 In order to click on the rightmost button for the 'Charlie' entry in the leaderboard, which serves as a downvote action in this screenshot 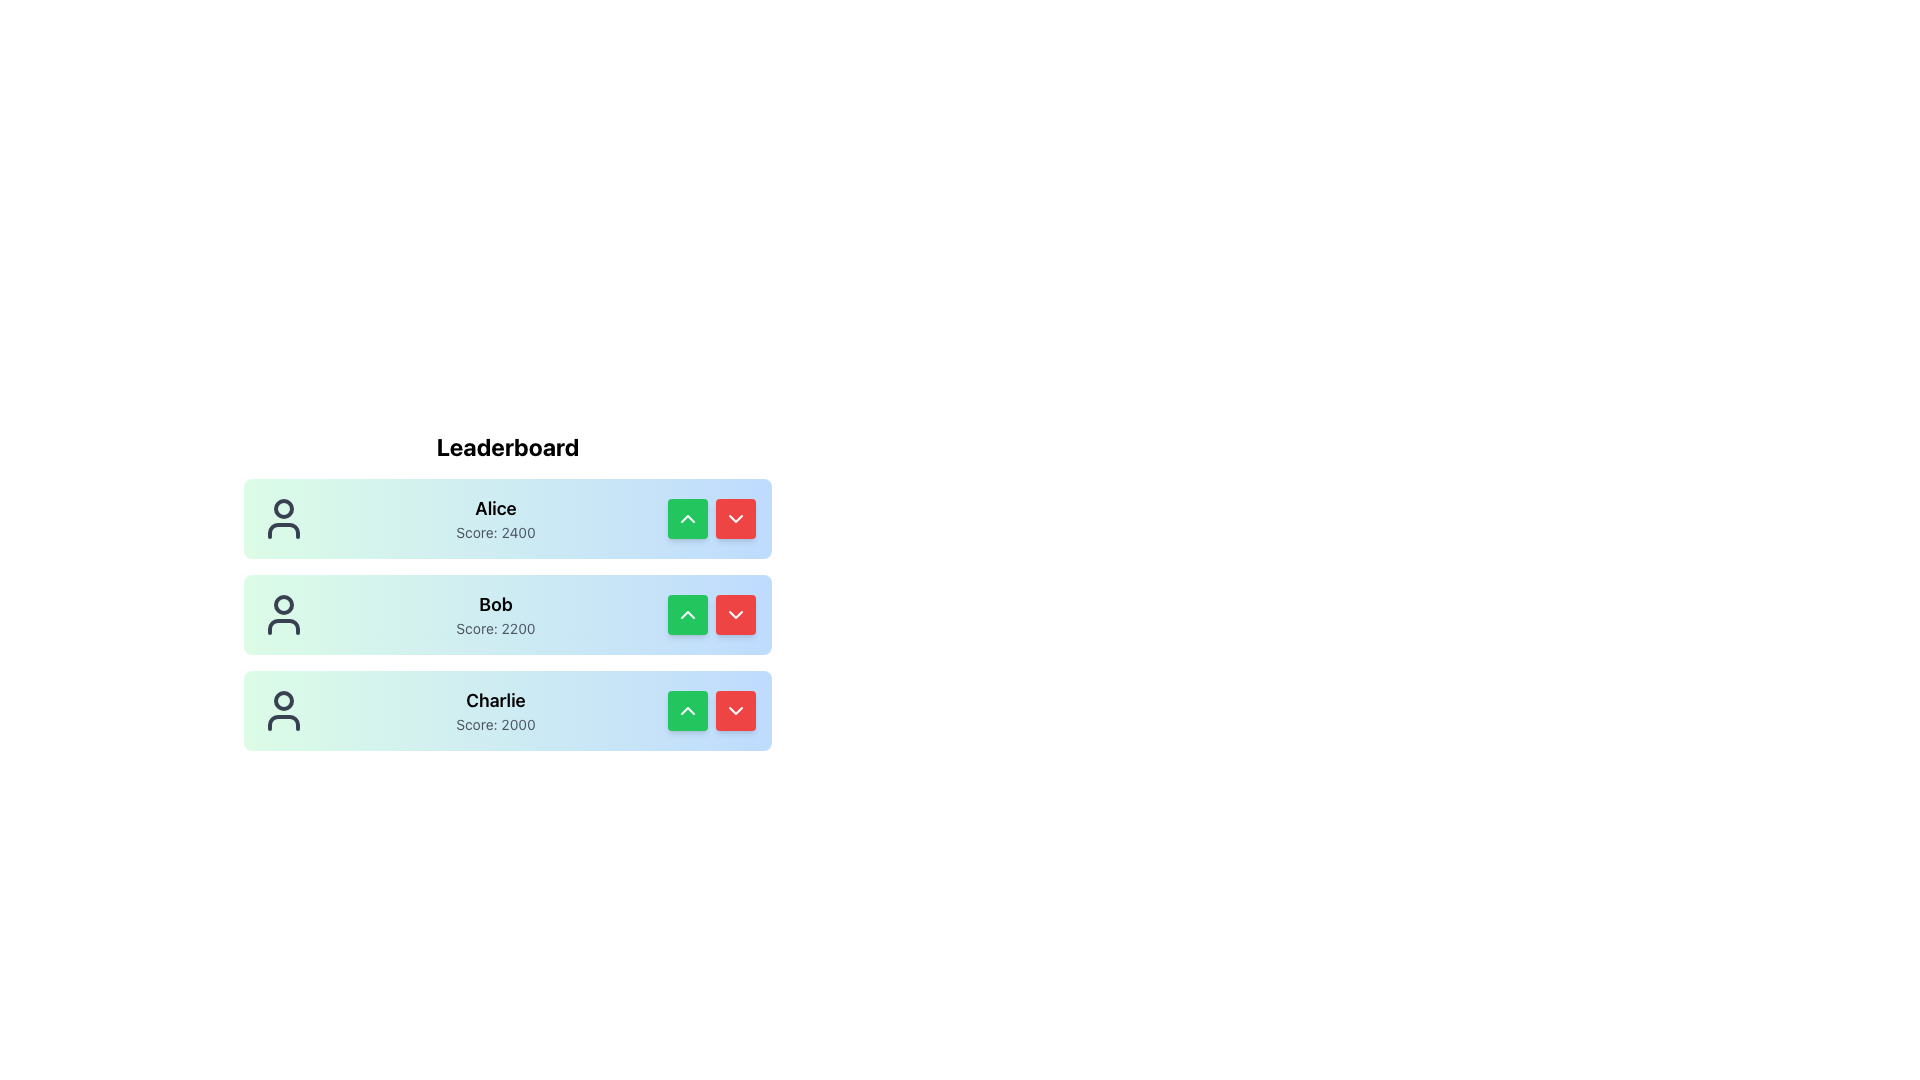, I will do `click(734, 709)`.